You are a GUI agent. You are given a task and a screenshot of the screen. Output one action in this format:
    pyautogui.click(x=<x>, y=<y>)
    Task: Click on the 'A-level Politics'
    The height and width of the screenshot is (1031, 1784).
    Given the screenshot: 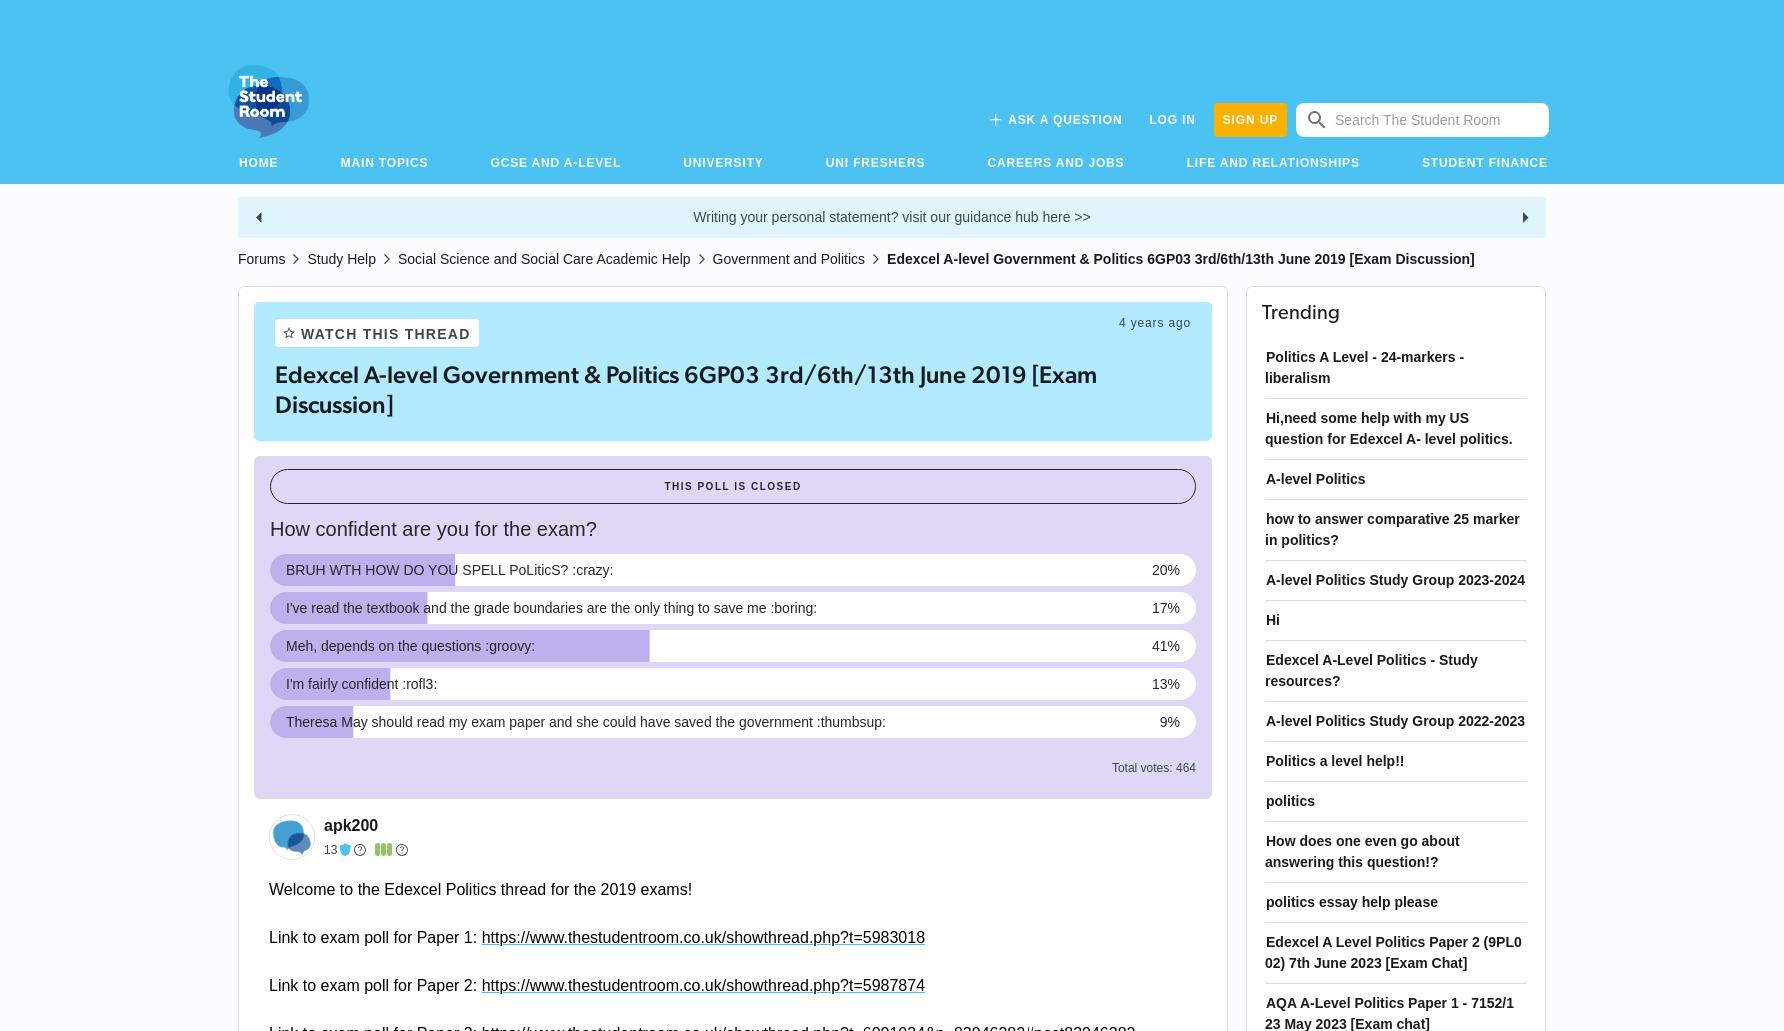 What is the action you would take?
    pyautogui.click(x=1314, y=479)
    